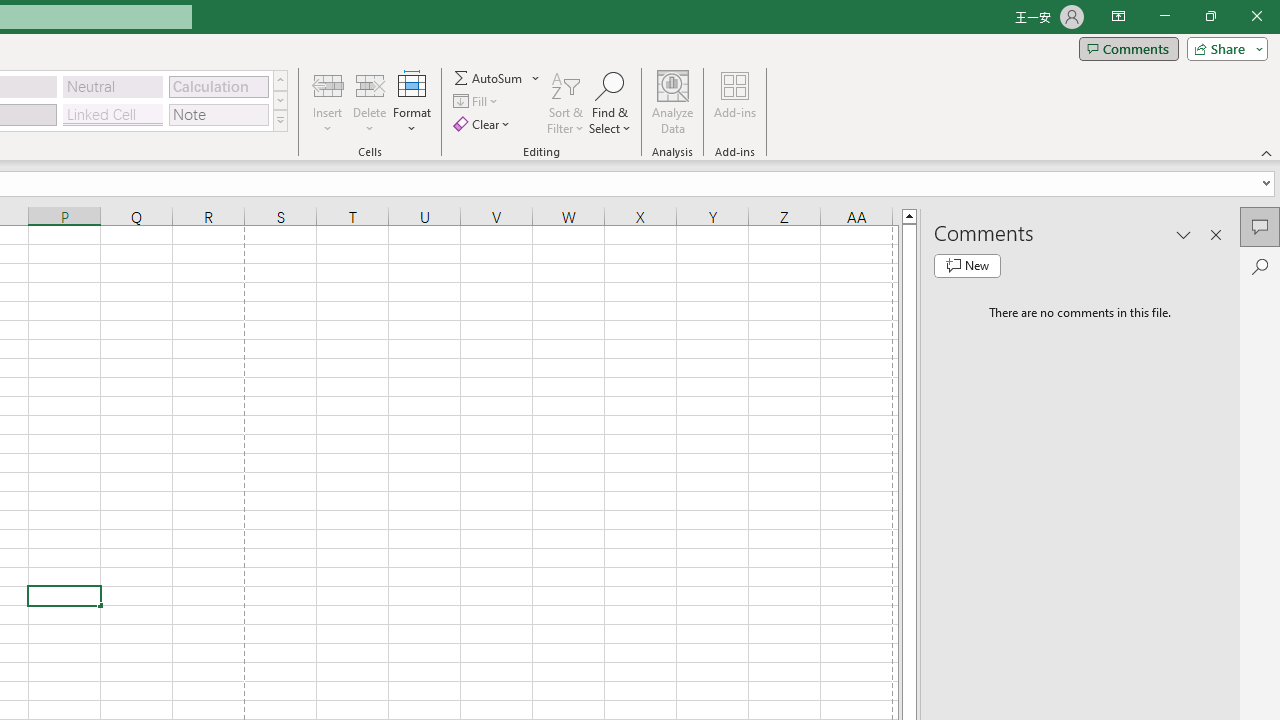 The image size is (1280, 720). What do you see at coordinates (1209, 16) in the screenshot?
I see `'Restore Down'` at bounding box center [1209, 16].